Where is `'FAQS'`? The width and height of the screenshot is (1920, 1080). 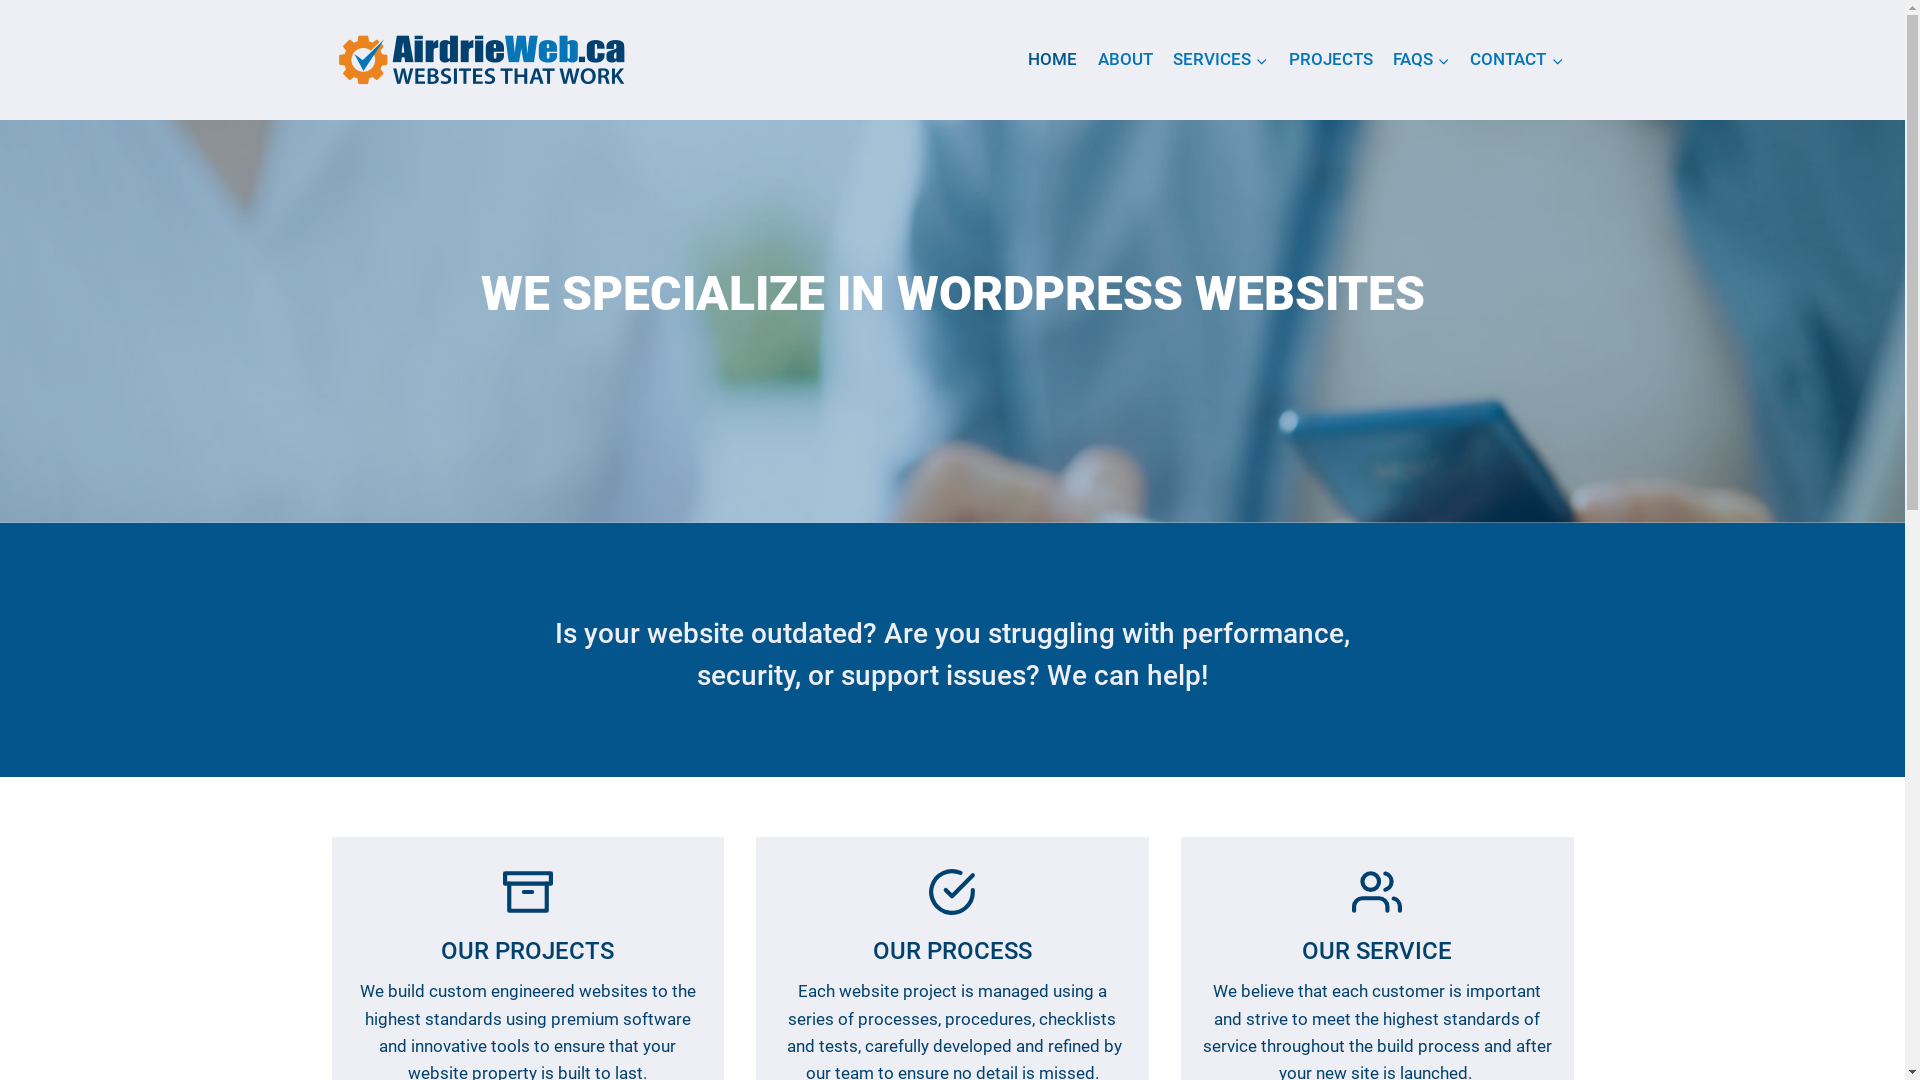
'FAQS' is located at coordinates (1420, 59).